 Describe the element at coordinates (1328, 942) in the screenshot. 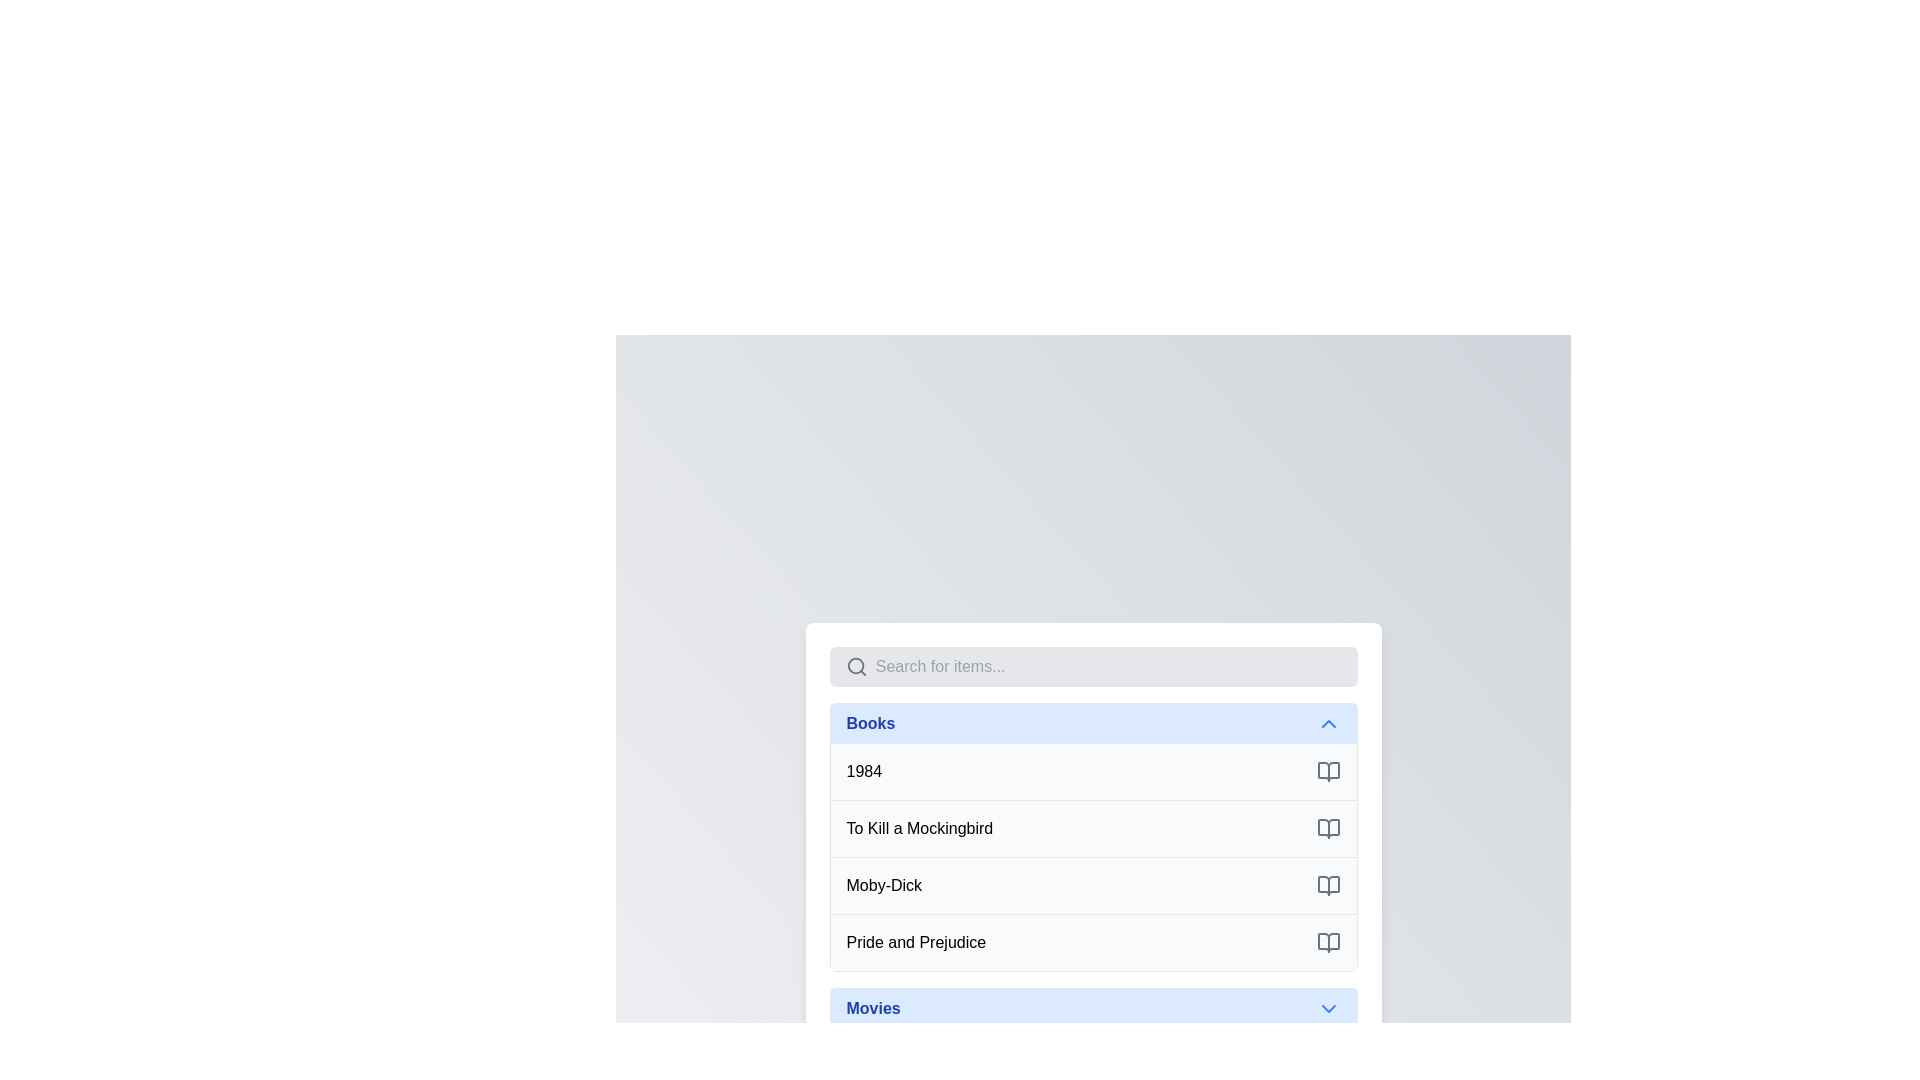

I see `the compact icon resembling an open book located on the rightmost side of the row for 'Pride and Prejudice'` at that location.